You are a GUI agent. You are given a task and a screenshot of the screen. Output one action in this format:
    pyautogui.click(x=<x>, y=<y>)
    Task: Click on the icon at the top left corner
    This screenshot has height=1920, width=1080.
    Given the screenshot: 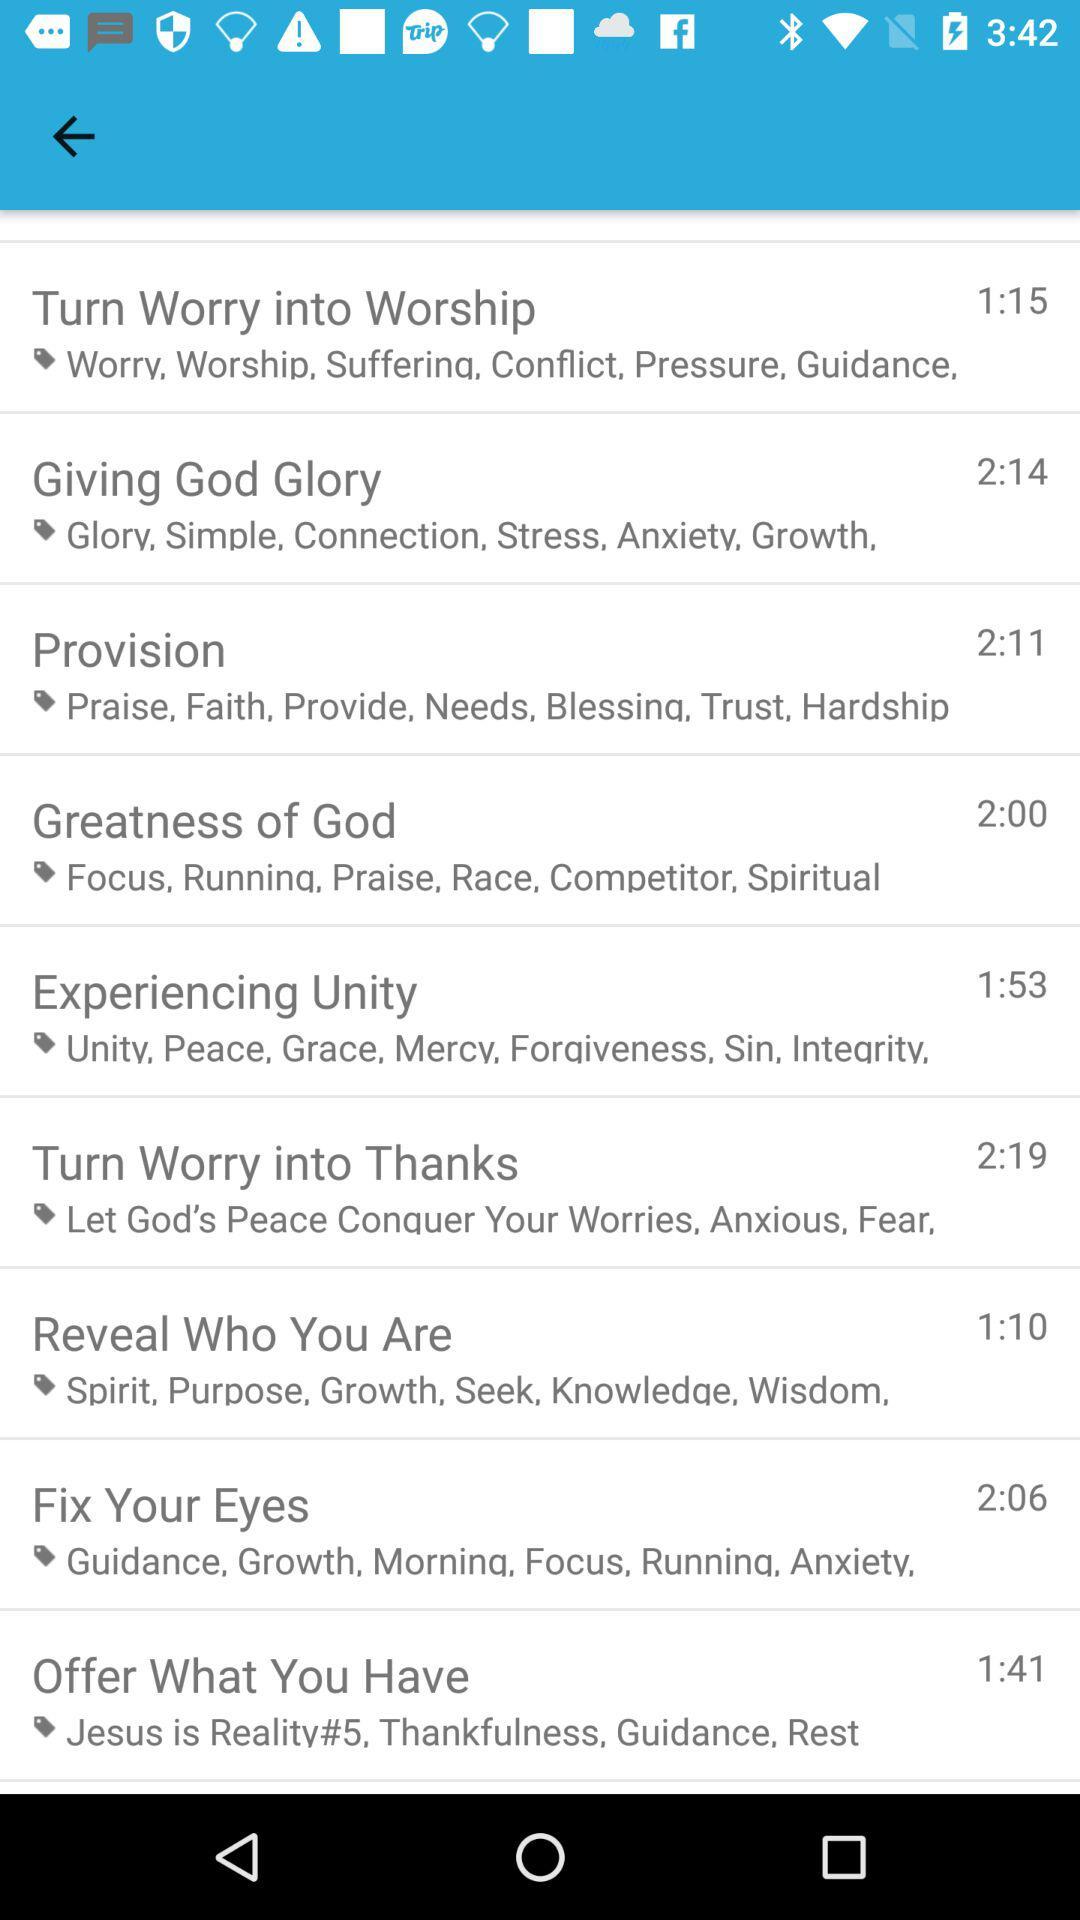 What is the action you would take?
    pyautogui.click(x=72, y=135)
    